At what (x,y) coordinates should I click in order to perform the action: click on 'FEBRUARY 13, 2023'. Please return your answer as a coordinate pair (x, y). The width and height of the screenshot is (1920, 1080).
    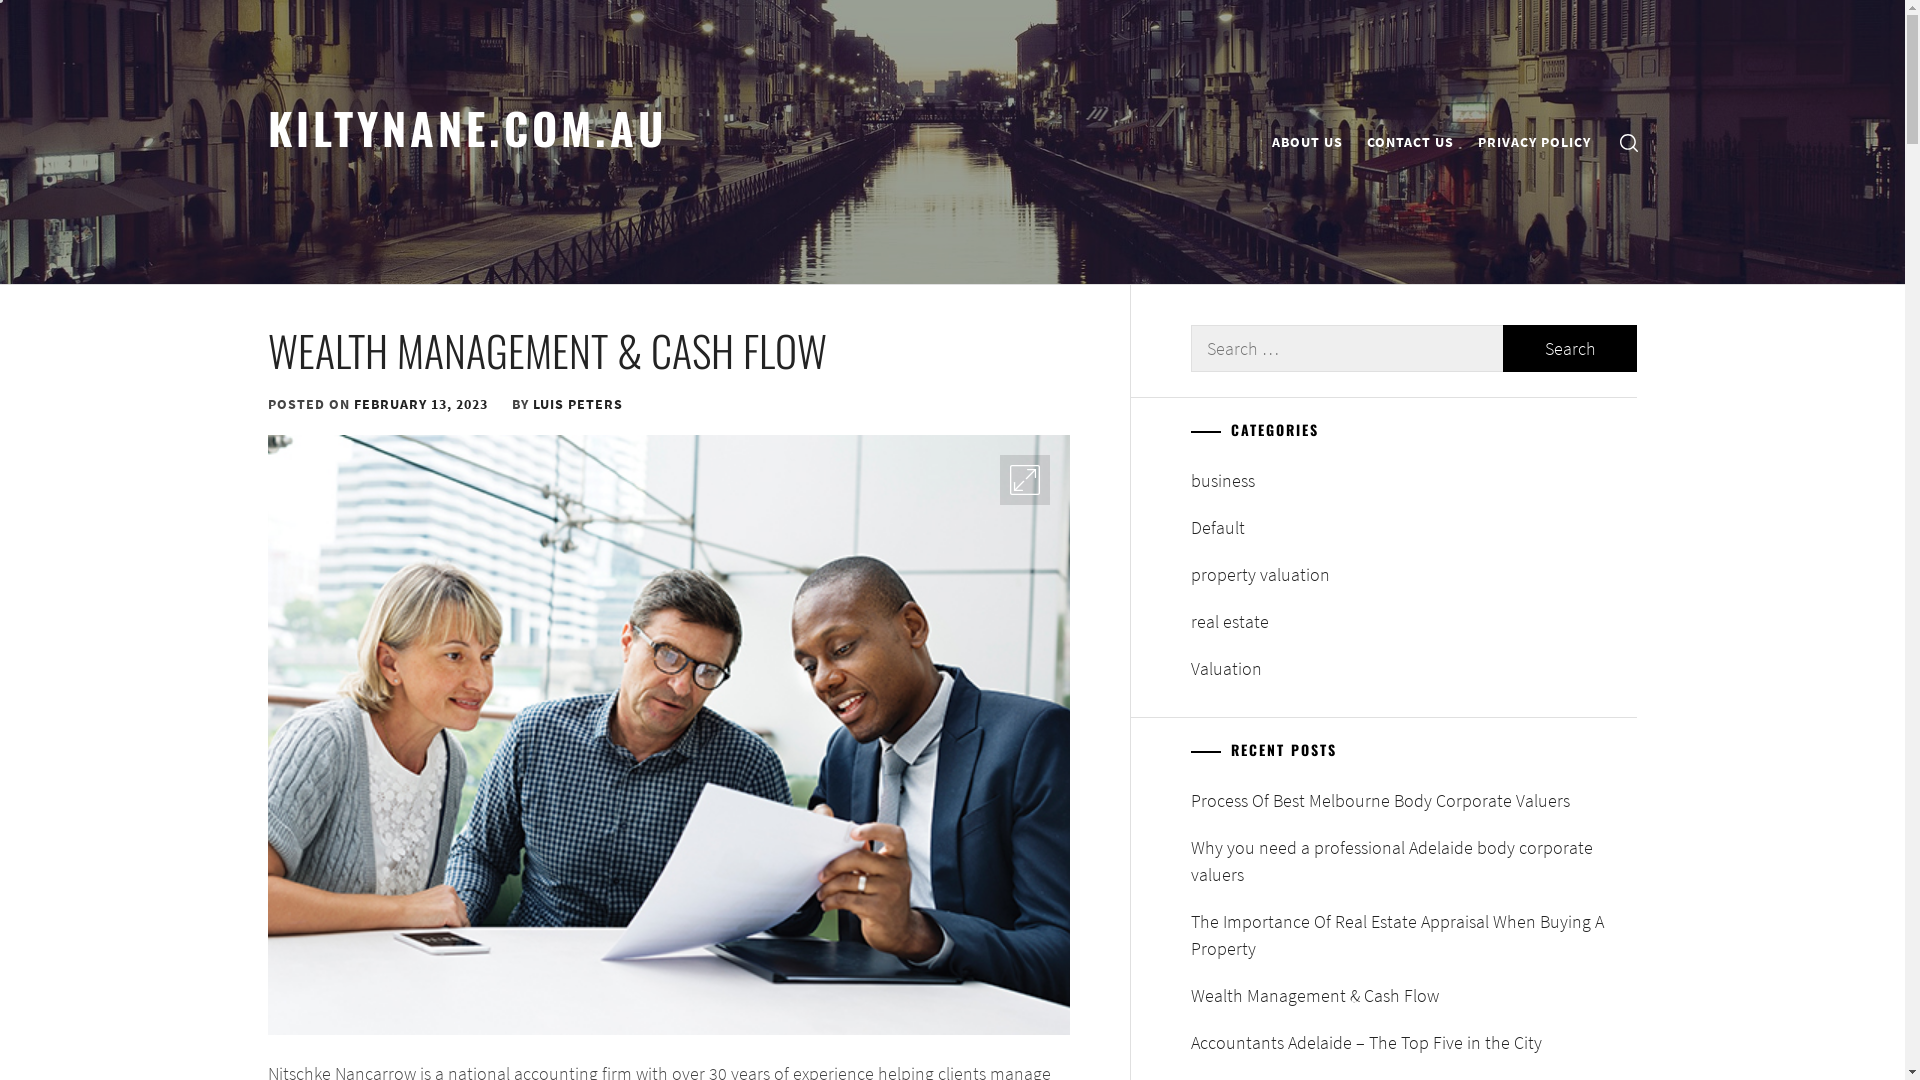
    Looking at the image, I should click on (420, 404).